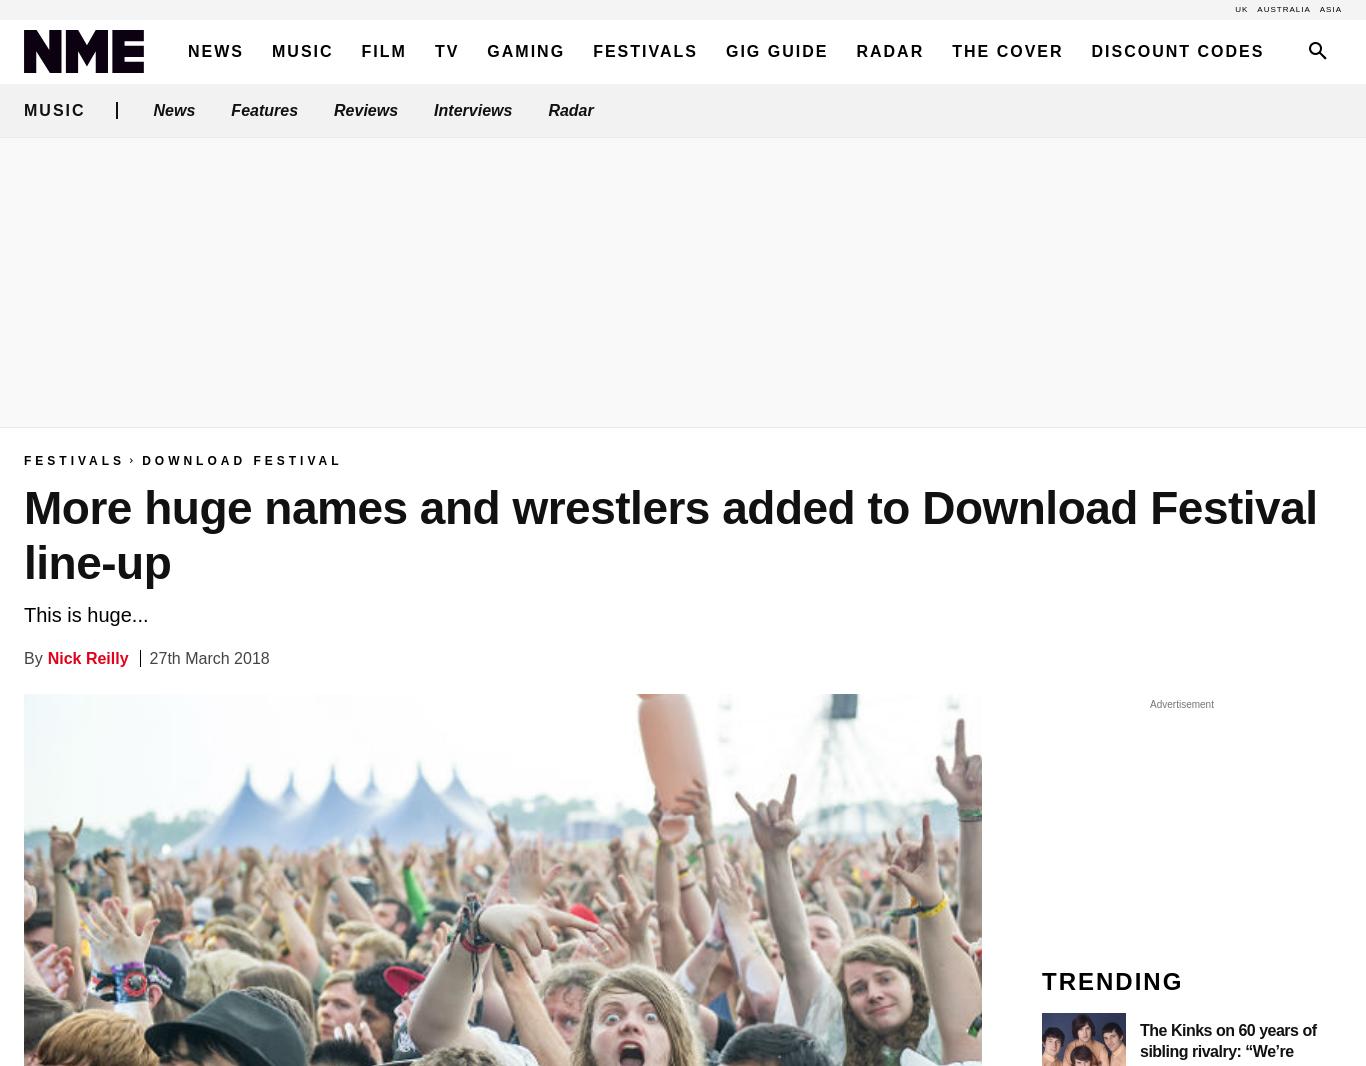  What do you see at coordinates (33, 657) in the screenshot?
I see `'By'` at bounding box center [33, 657].